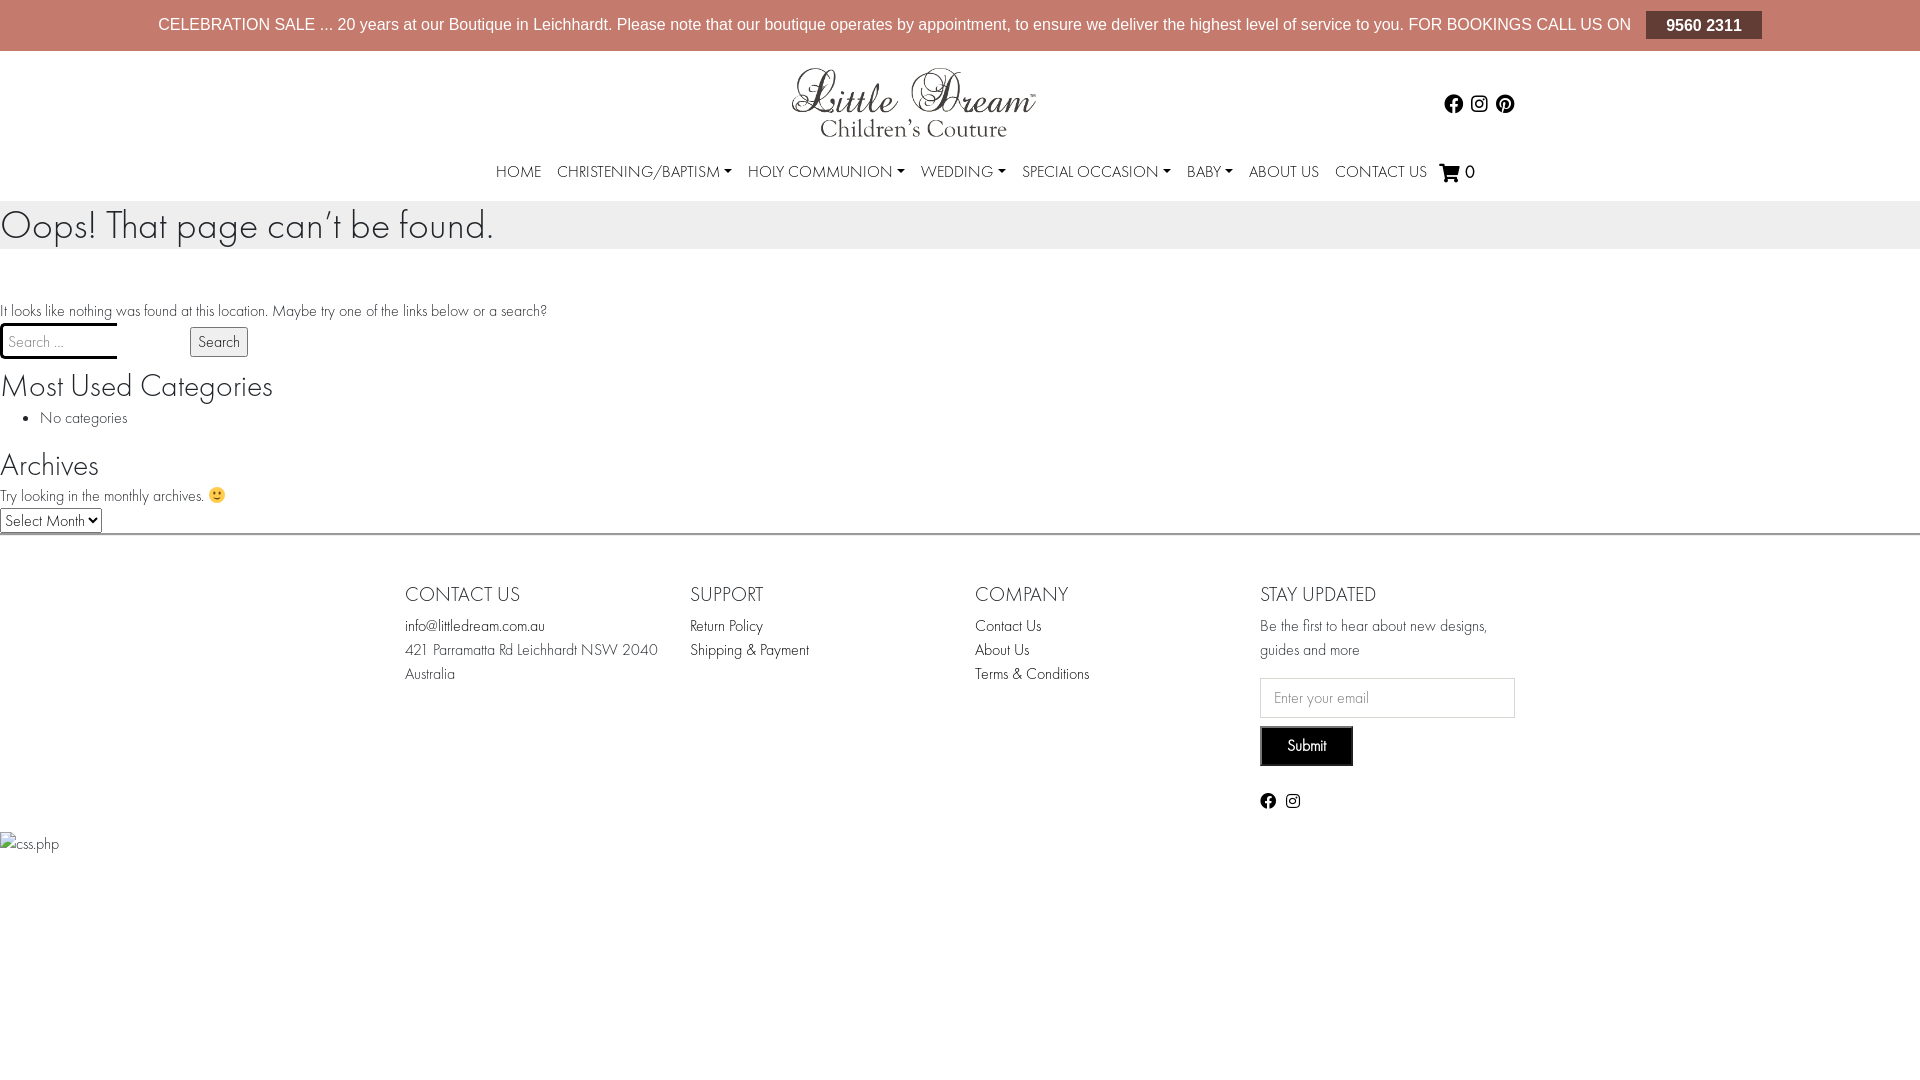  Describe the element at coordinates (1277, 211) in the screenshot. I see `'Unisex Baby Wear'` at that location.